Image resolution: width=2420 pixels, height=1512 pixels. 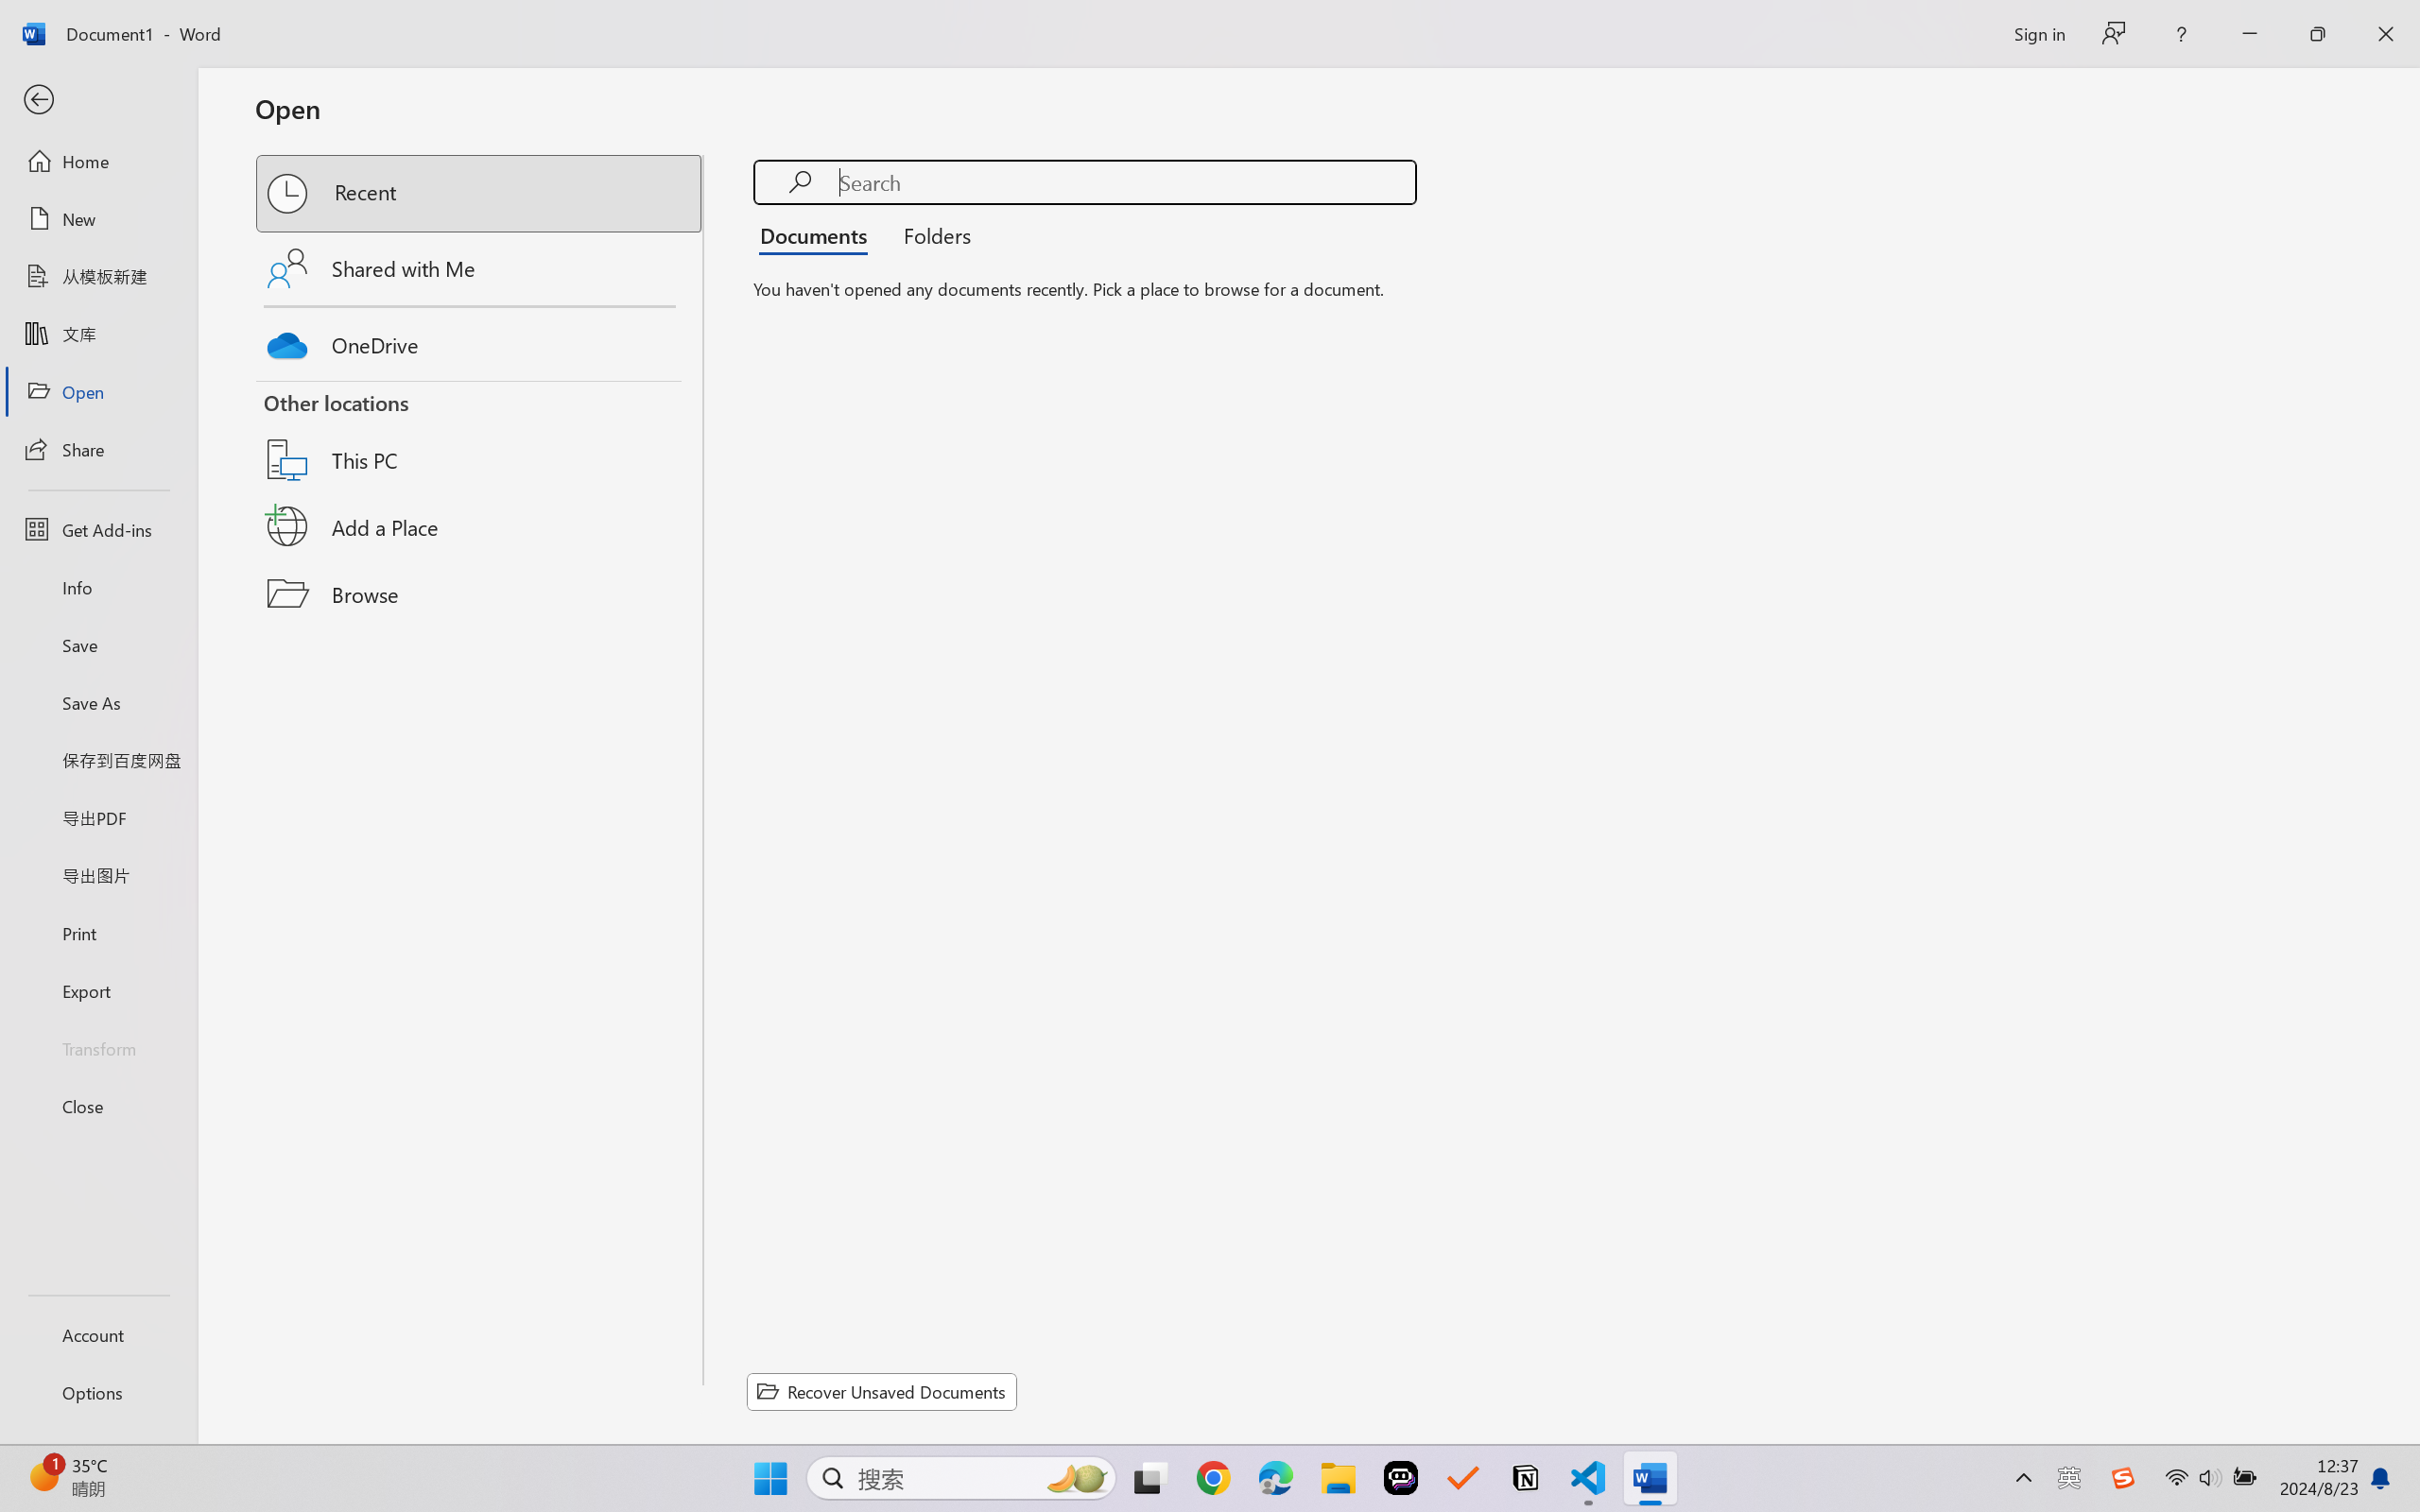 I want to click on 'Back', so click(x=97, y=100).